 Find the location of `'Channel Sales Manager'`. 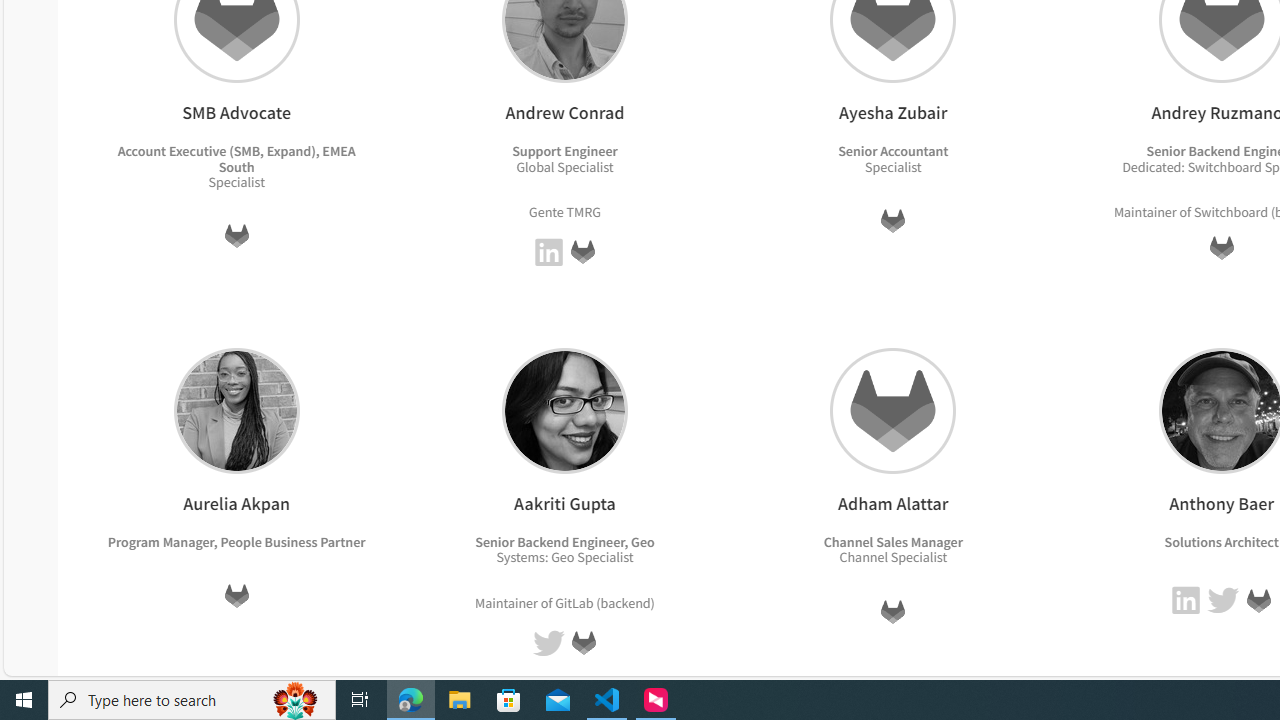

'Channel Sales Manager' is located at coordinates (891, 541).